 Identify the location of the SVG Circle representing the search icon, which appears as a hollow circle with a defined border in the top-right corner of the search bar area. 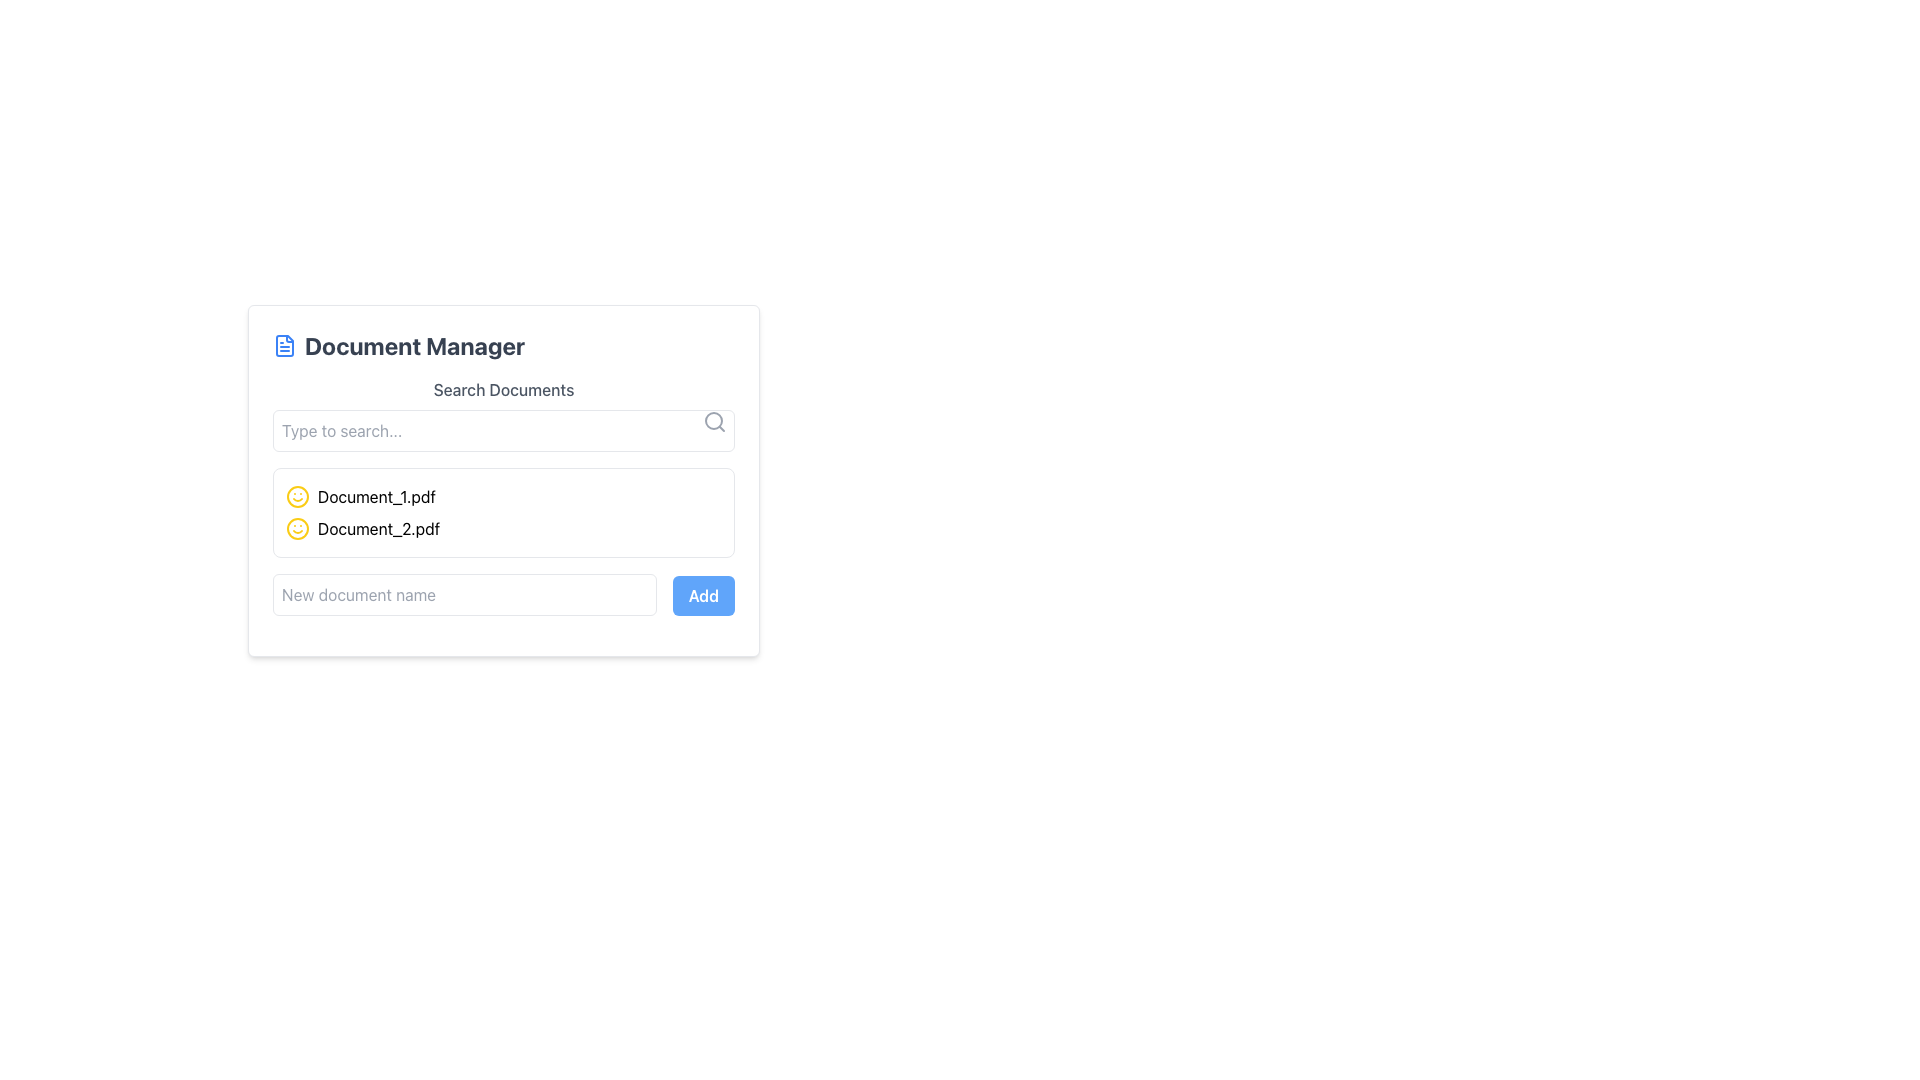
(714, 419).